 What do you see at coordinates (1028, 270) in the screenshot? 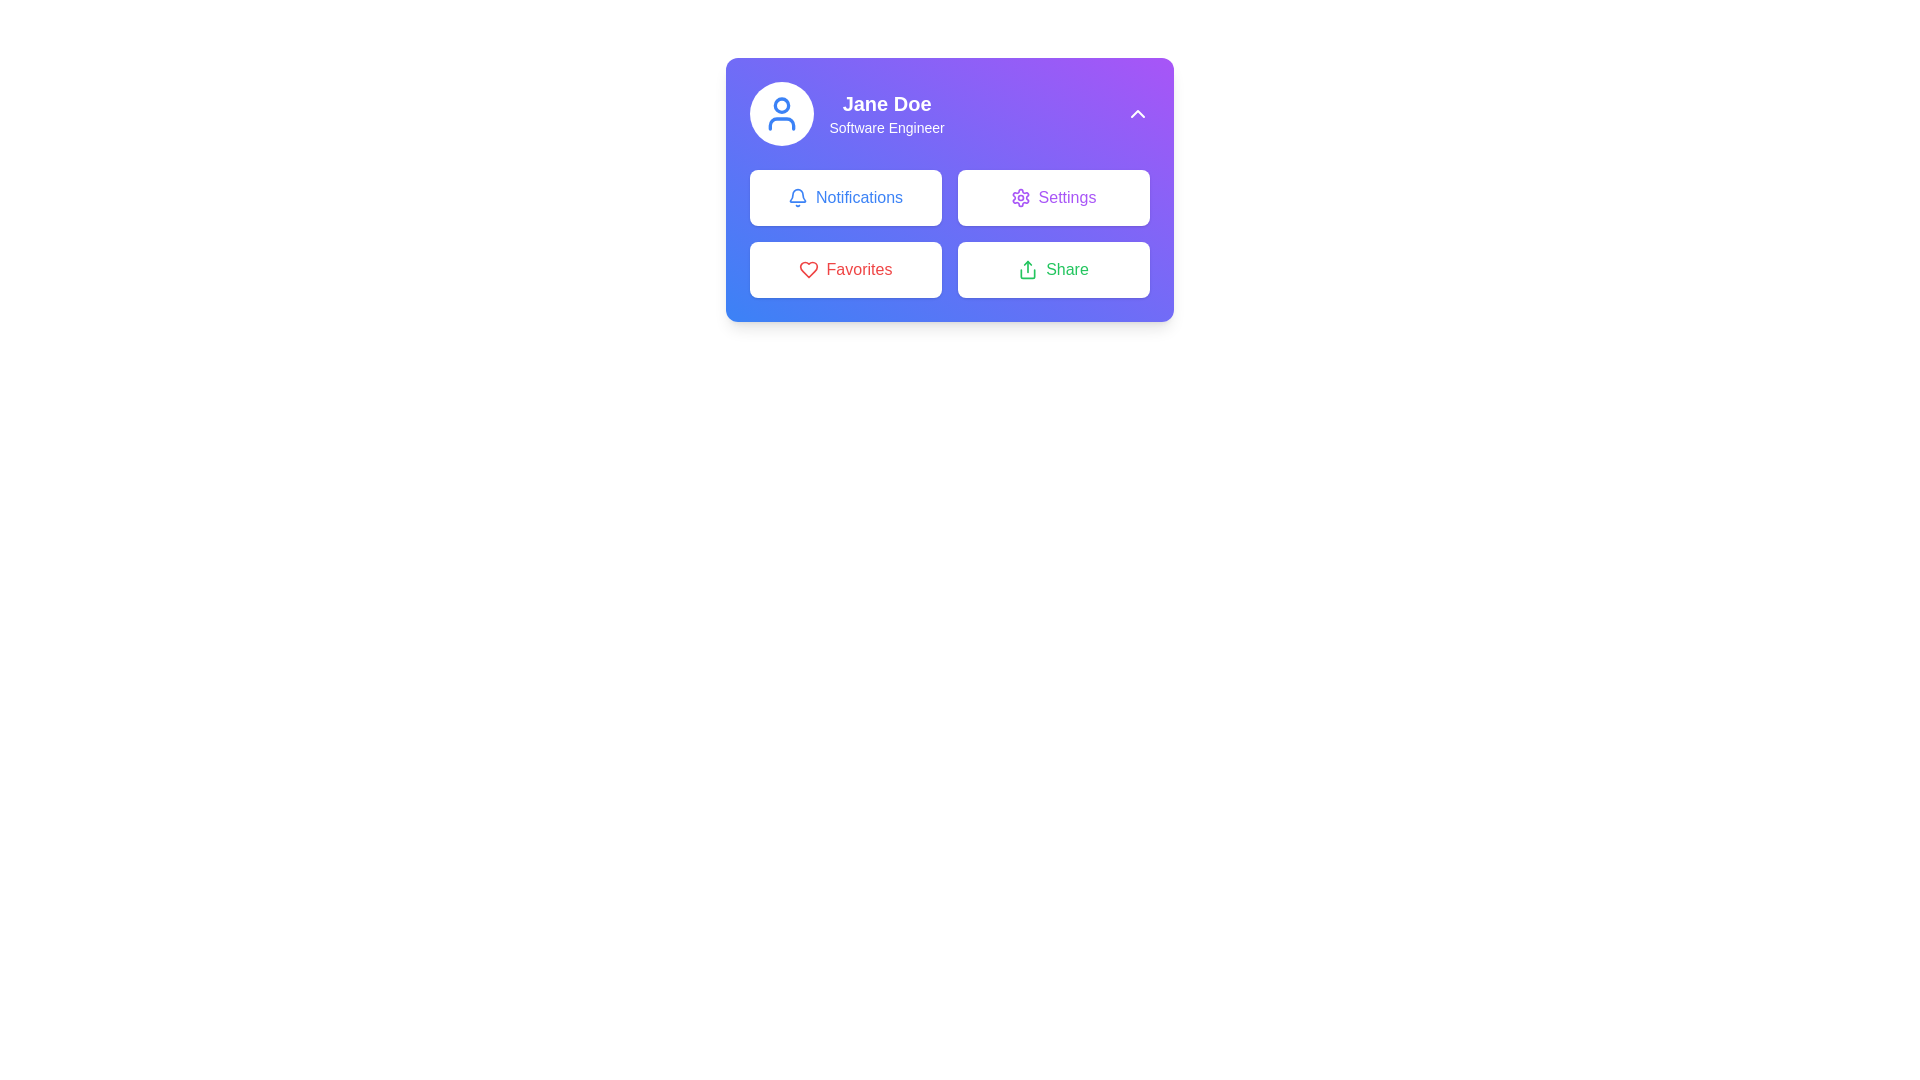
I see `the share icon with a green outline and transparent fill located in the bottom-right corner of the card labeled 'Share'` at bounding box center [1028, 270].